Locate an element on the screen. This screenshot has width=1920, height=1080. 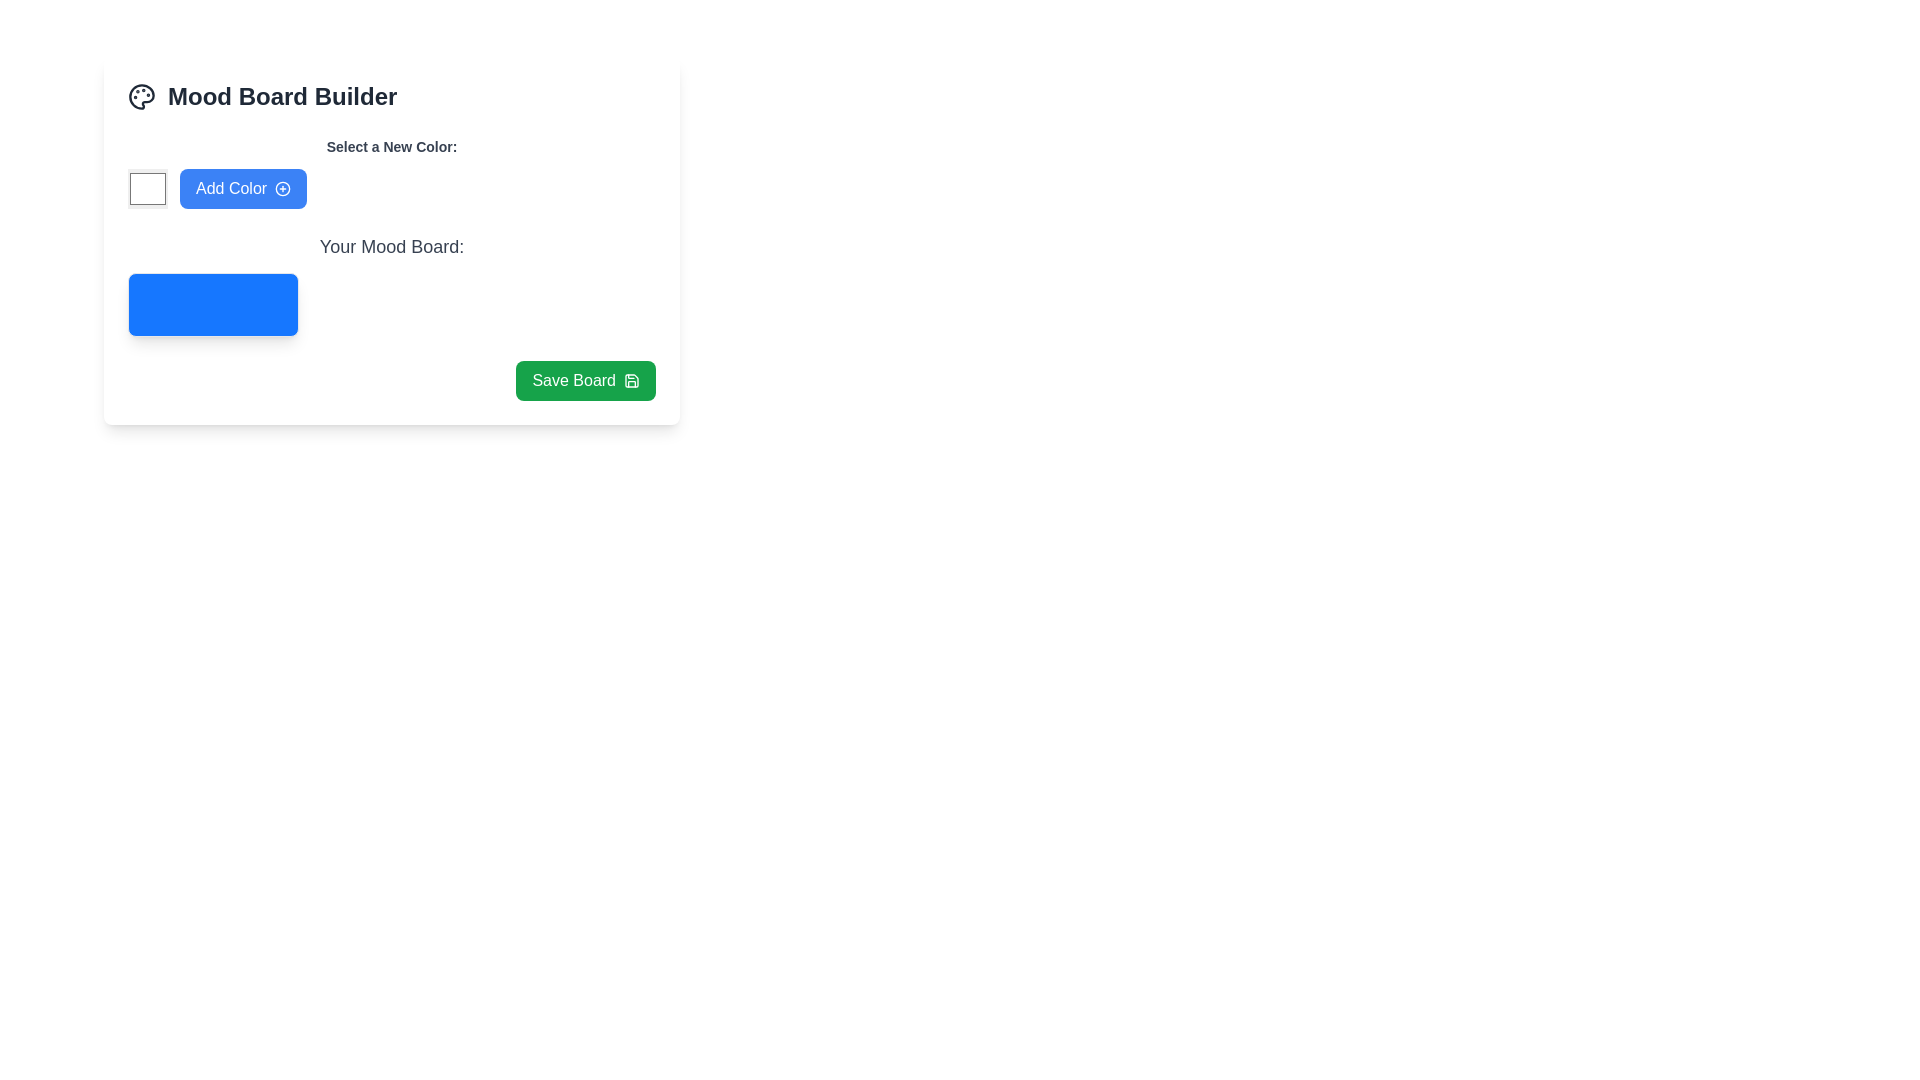
the small circular icon with a blue background and white outline, which contains a plus sign, located inside the 'Add Color' button is located at coordinates (282, 189).